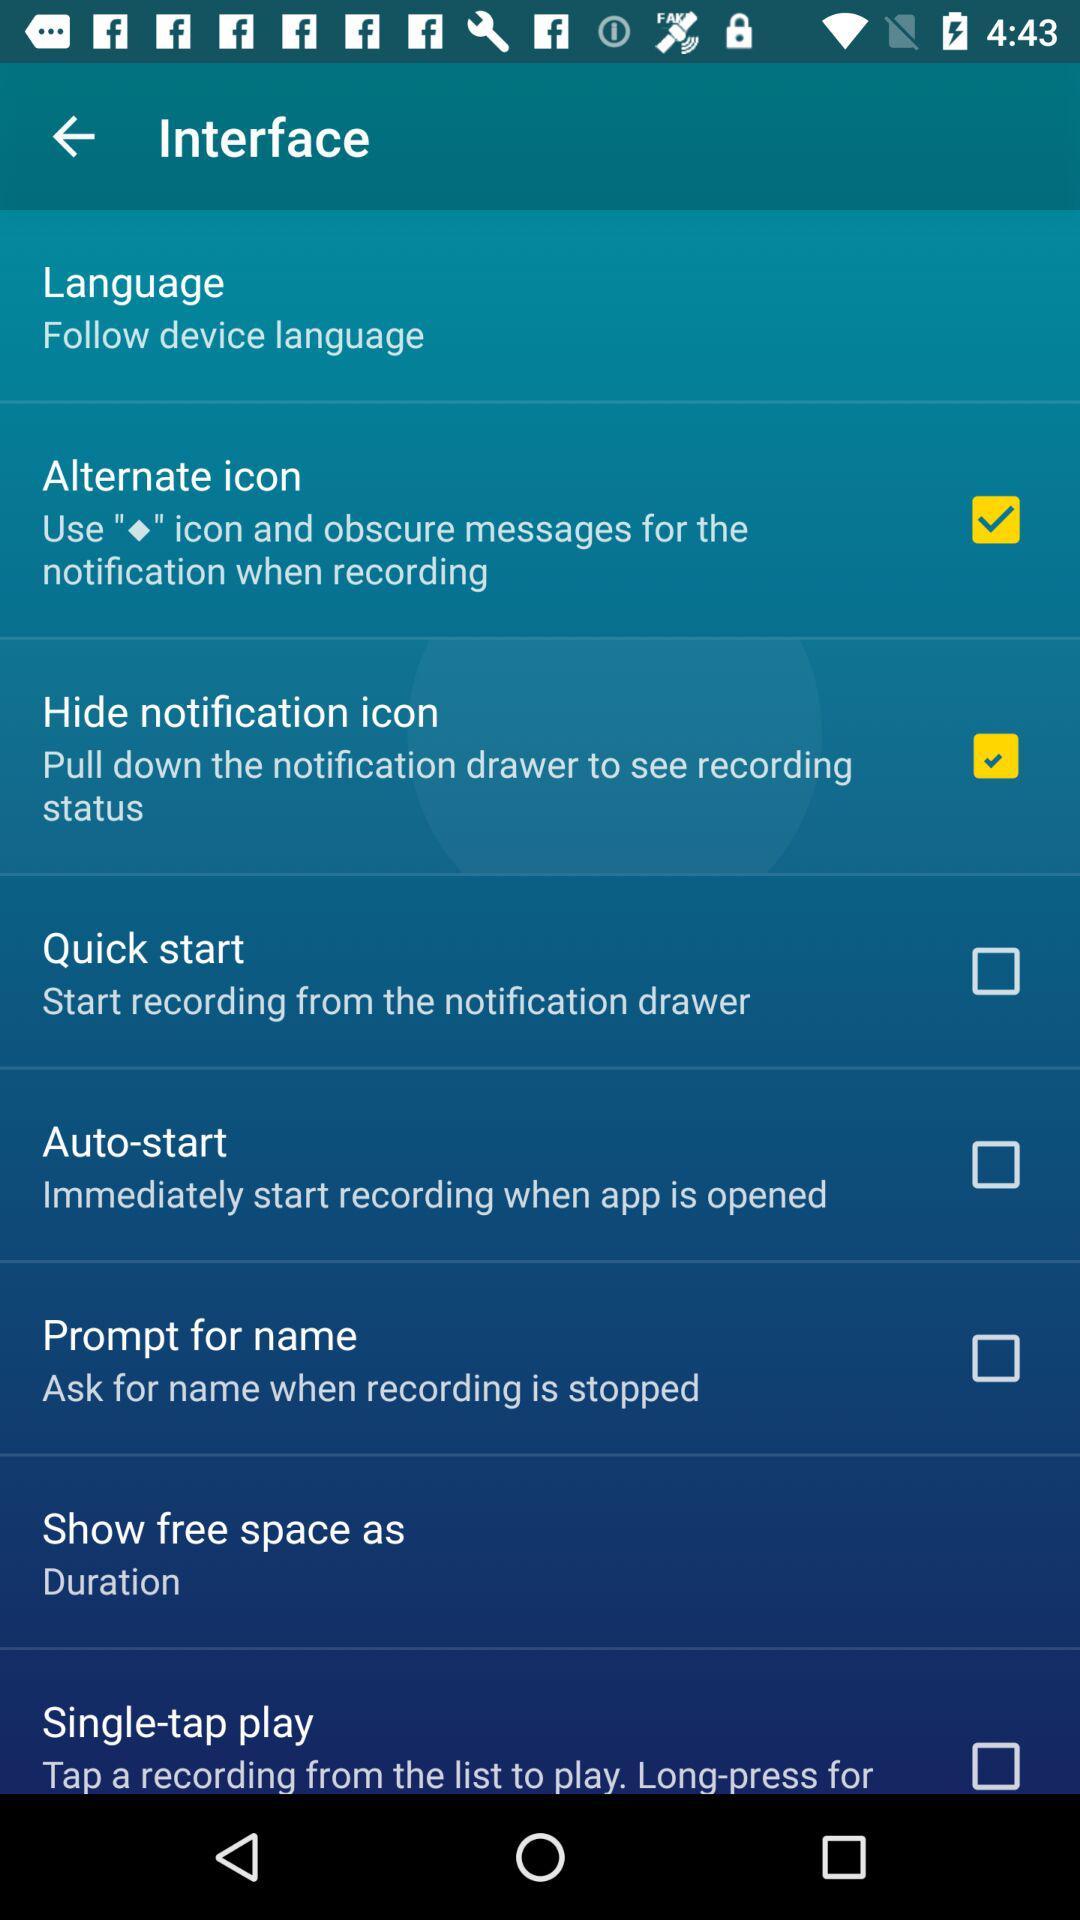  I want to click on the 3rd checkbox from the bottom right side of the web page, so click(995, 1165).